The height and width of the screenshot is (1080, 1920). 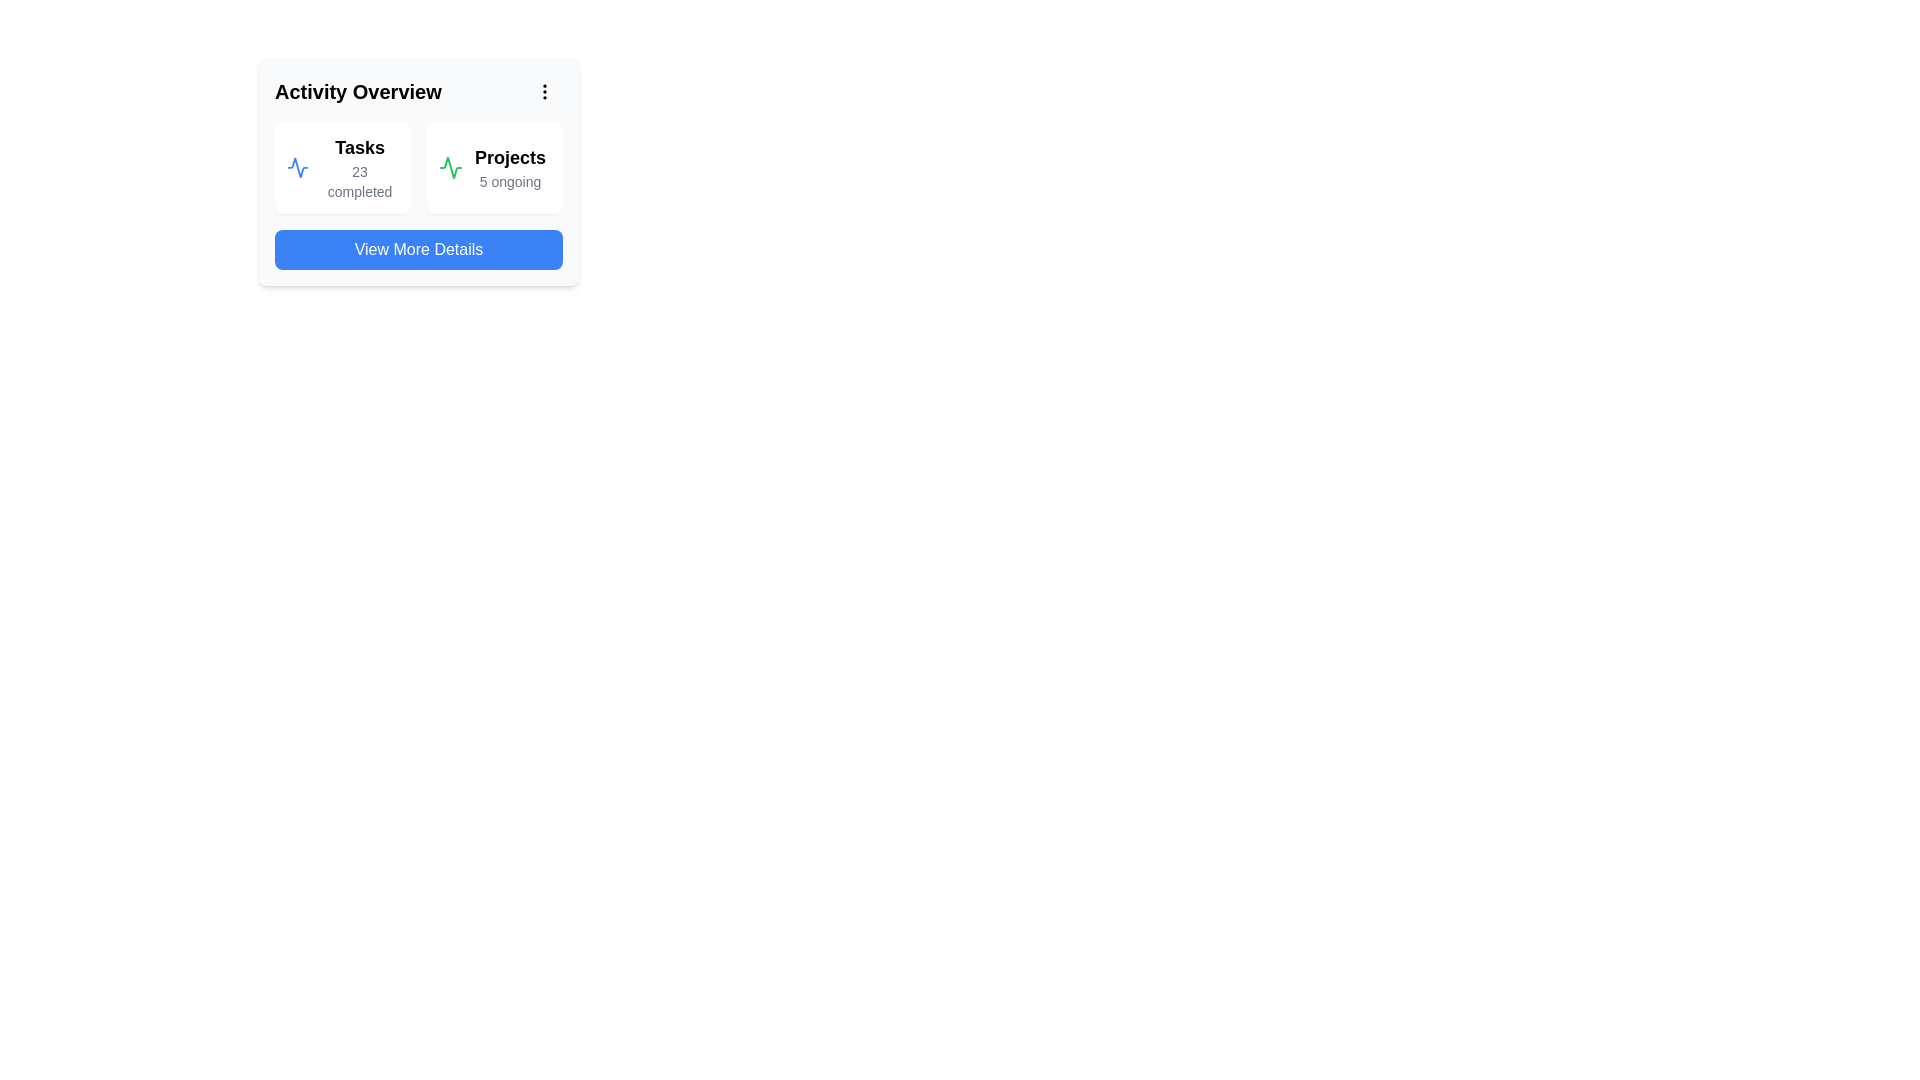 I want to click on the textual information block displaying the headline 'Projects' and subtext '5 ongoing', located on the right side of the information group under 'Activity Overview', so click(x=510, y=167).